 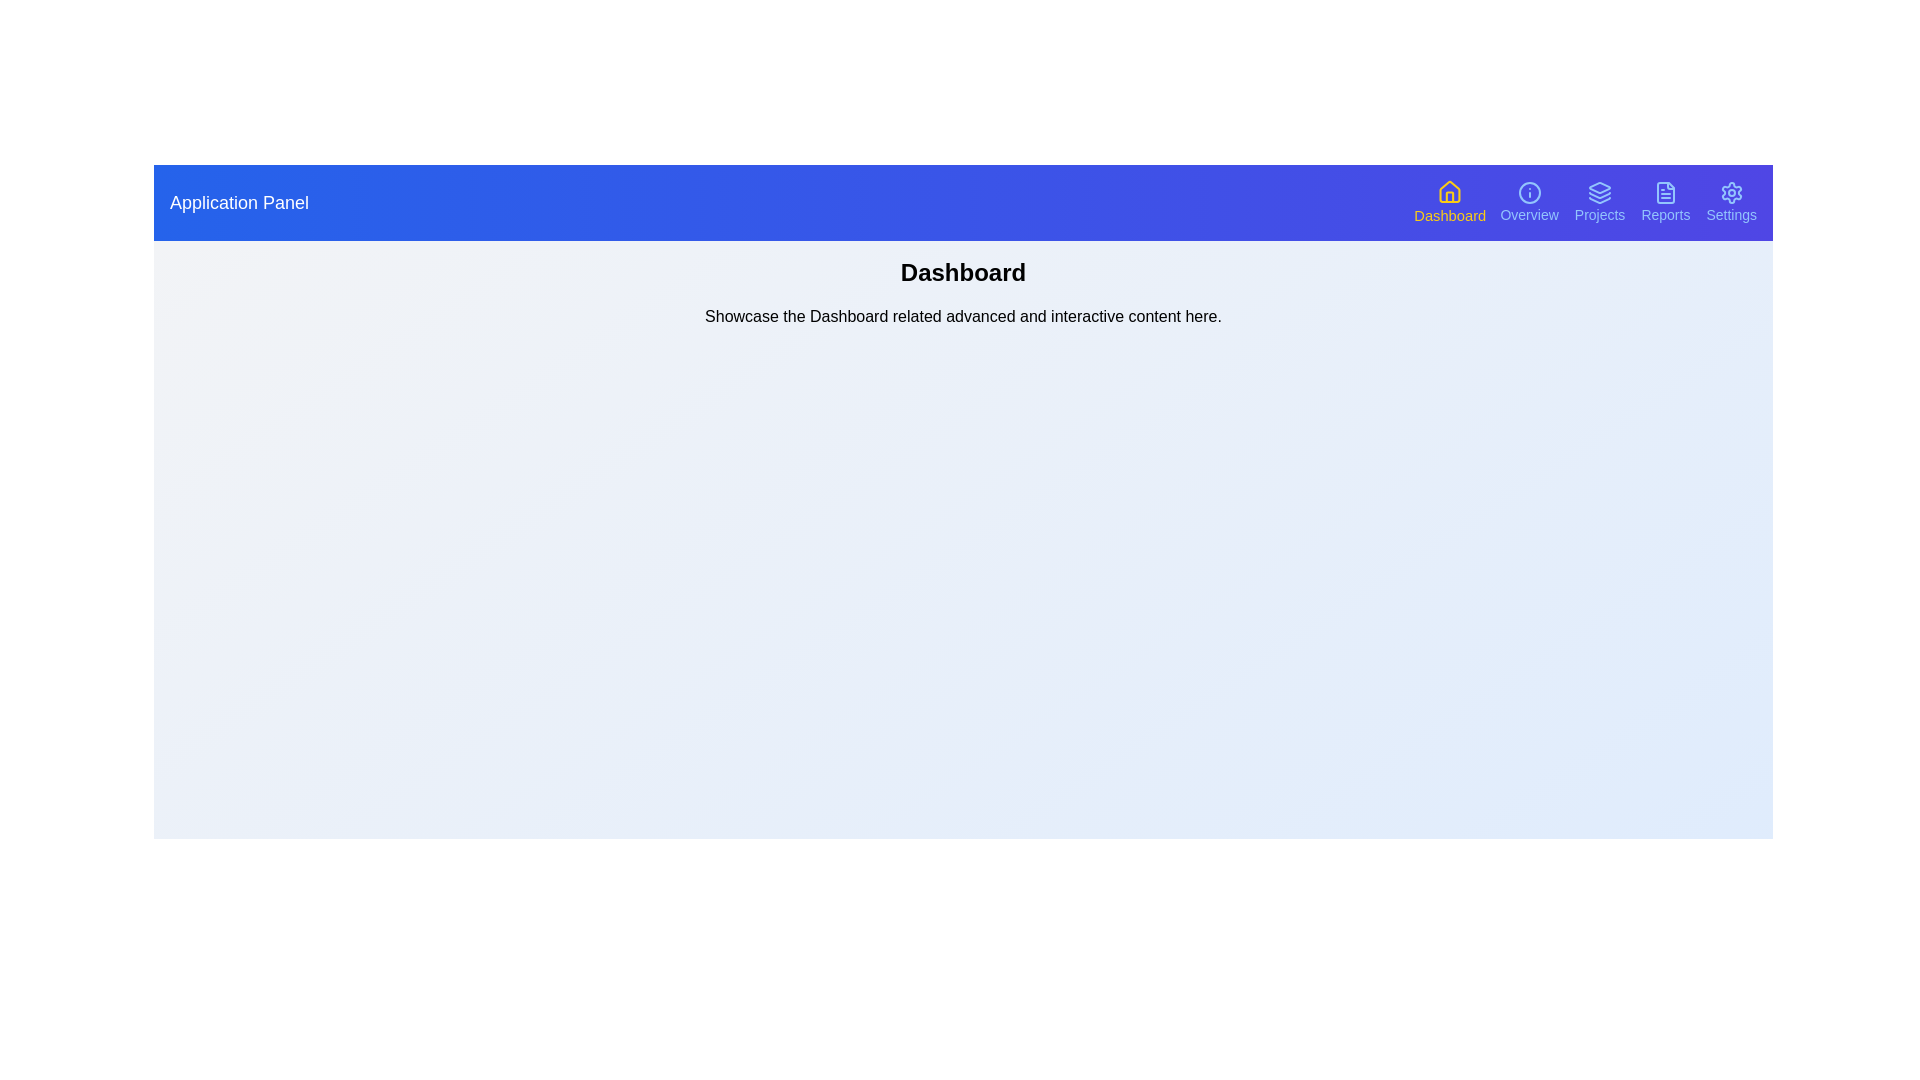 What do you see at coordinates (1450, 203) in the screenshot?
I see `the navigation button corresponding to Dashboard` at bounding box center [1450, 203].